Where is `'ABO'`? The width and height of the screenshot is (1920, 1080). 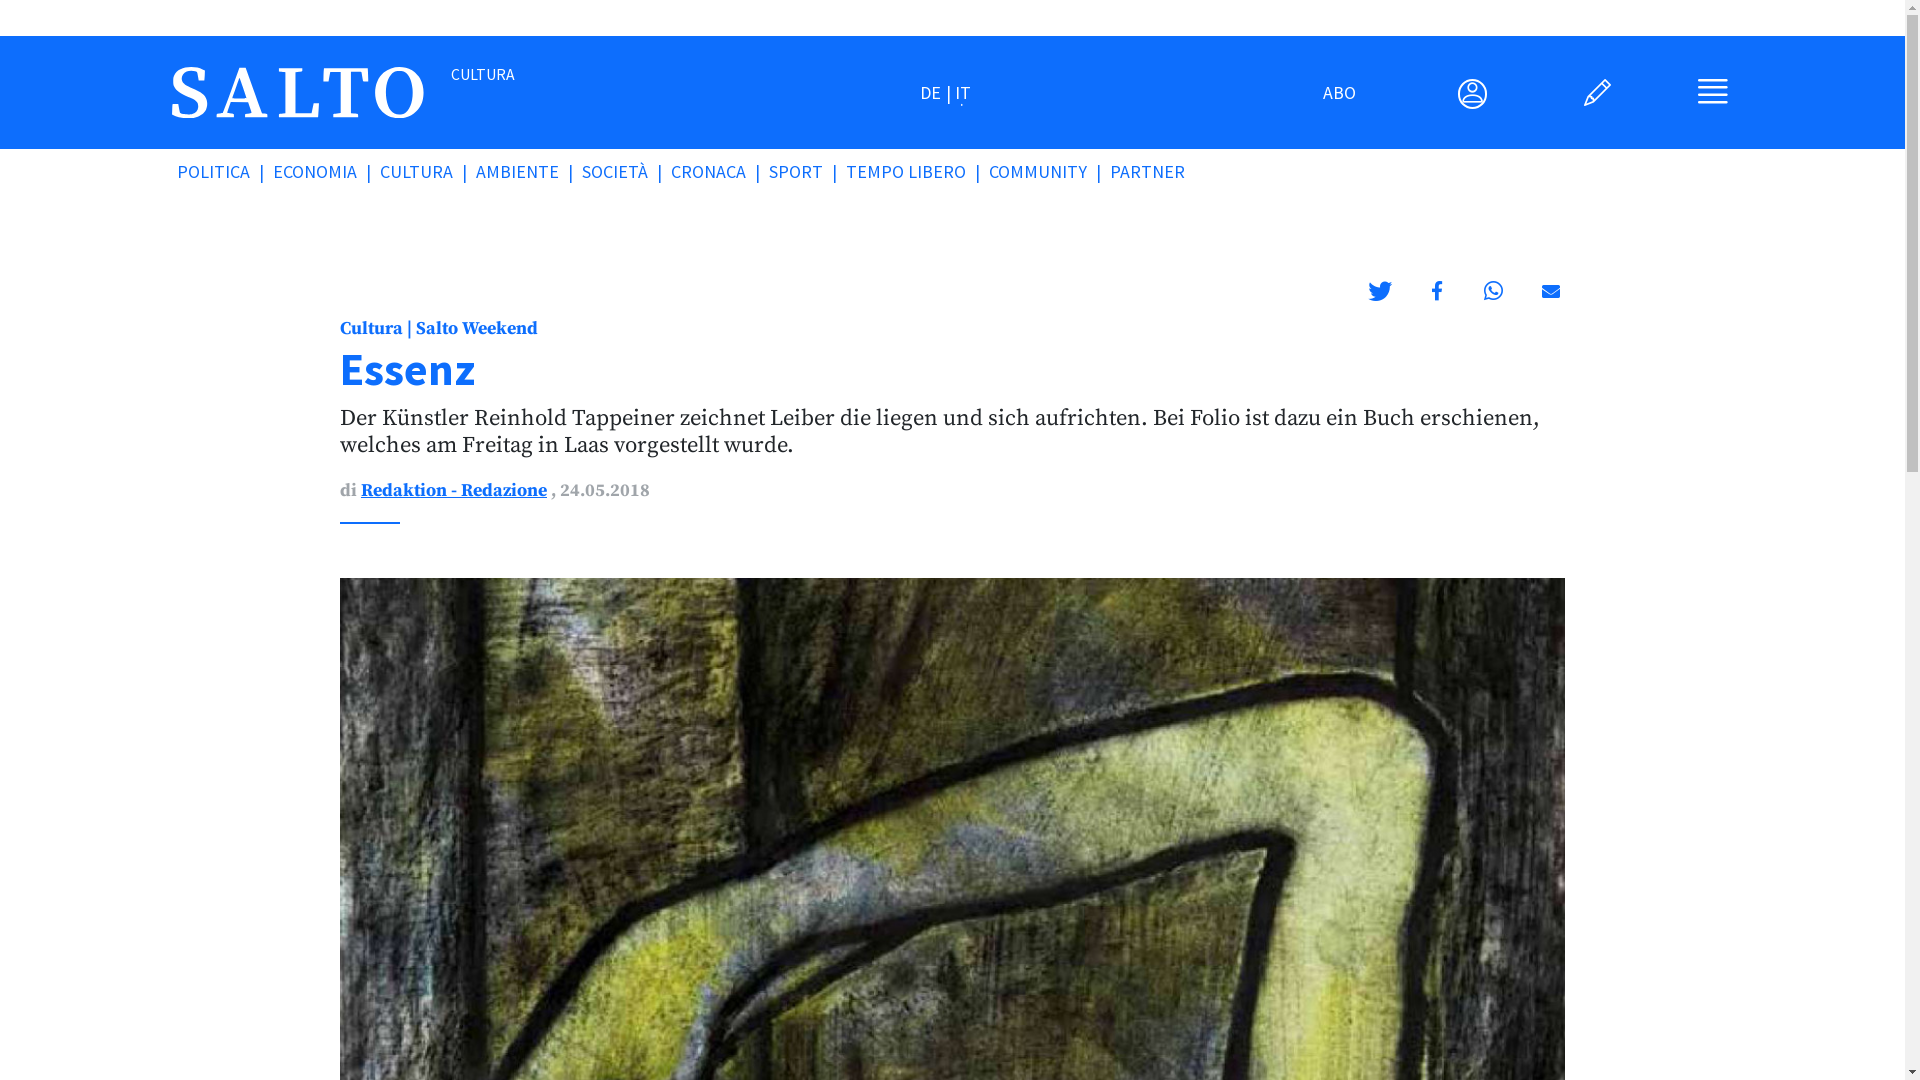
'ABO' is located at coordinates (1339, 92).